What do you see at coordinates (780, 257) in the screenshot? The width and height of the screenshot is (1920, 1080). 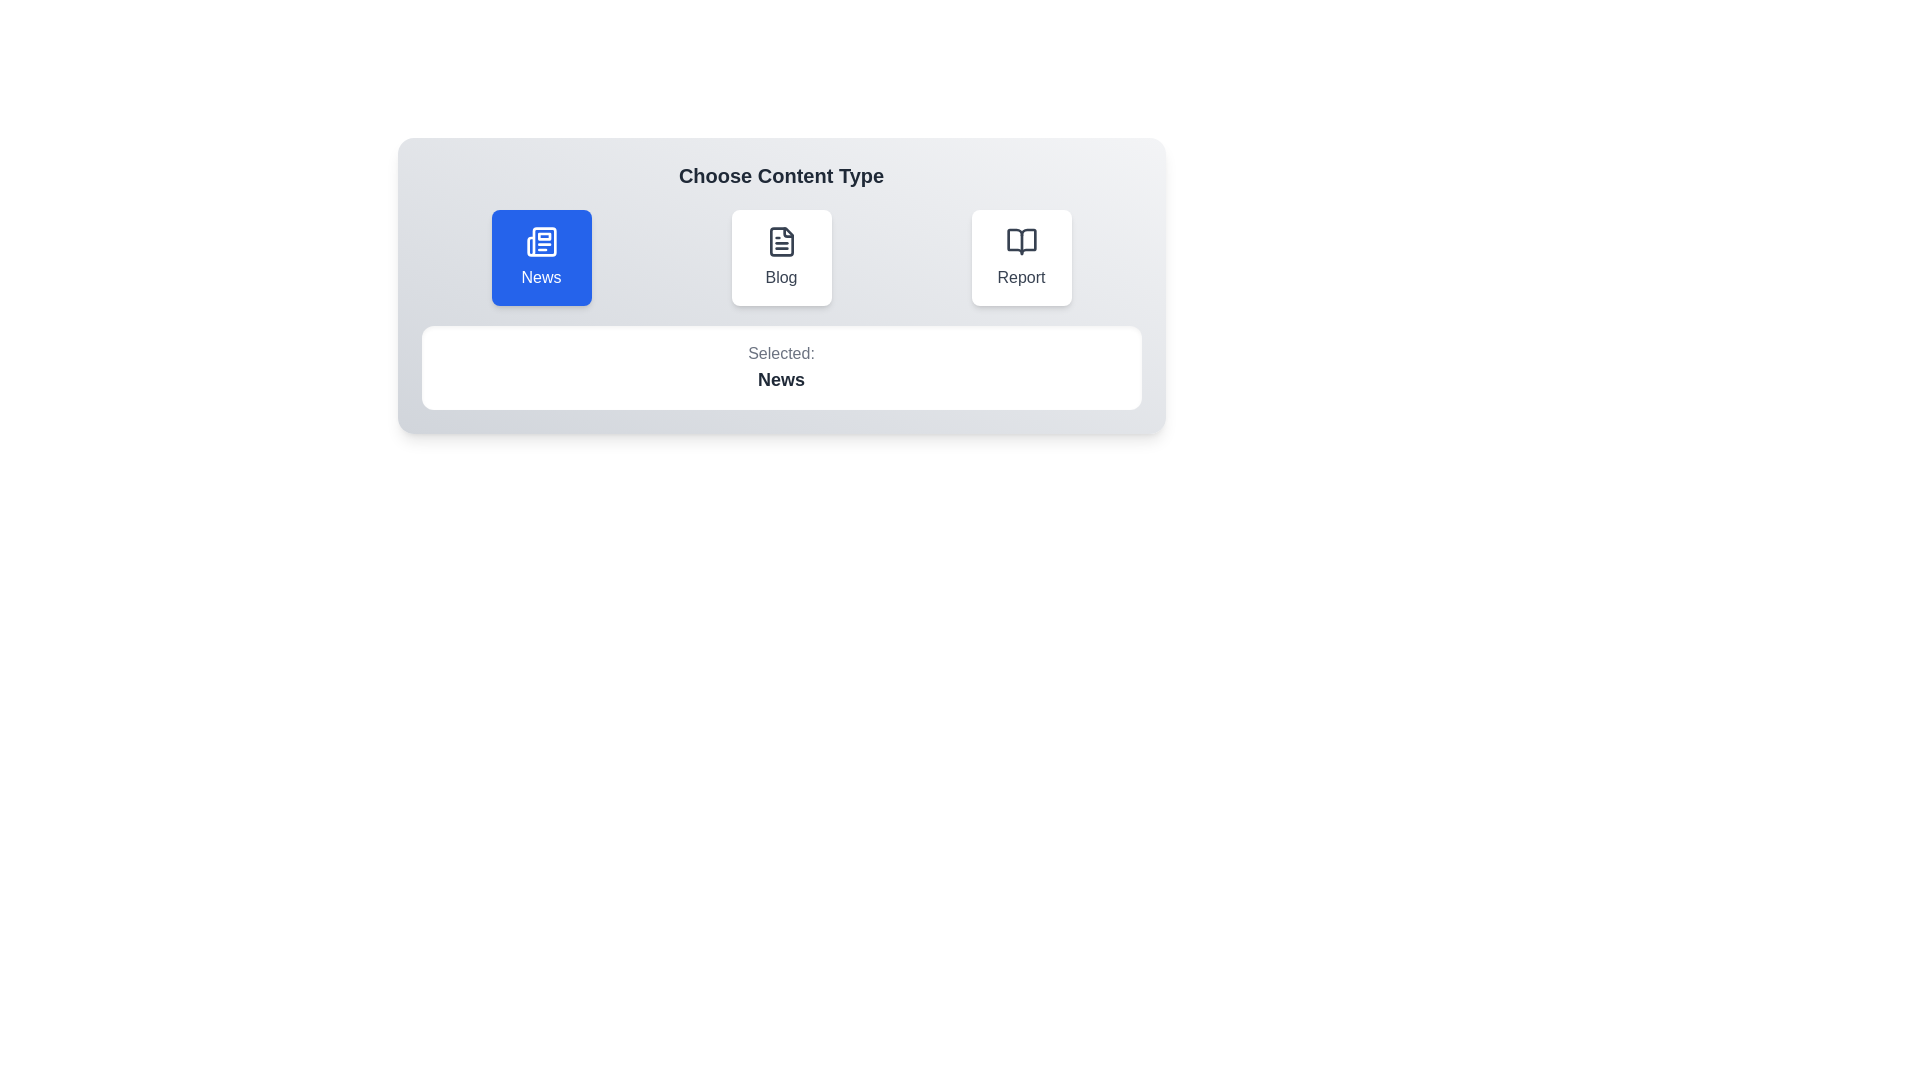 I see `the Blog button to observe its hover effect` at bounding box center [780, 257].